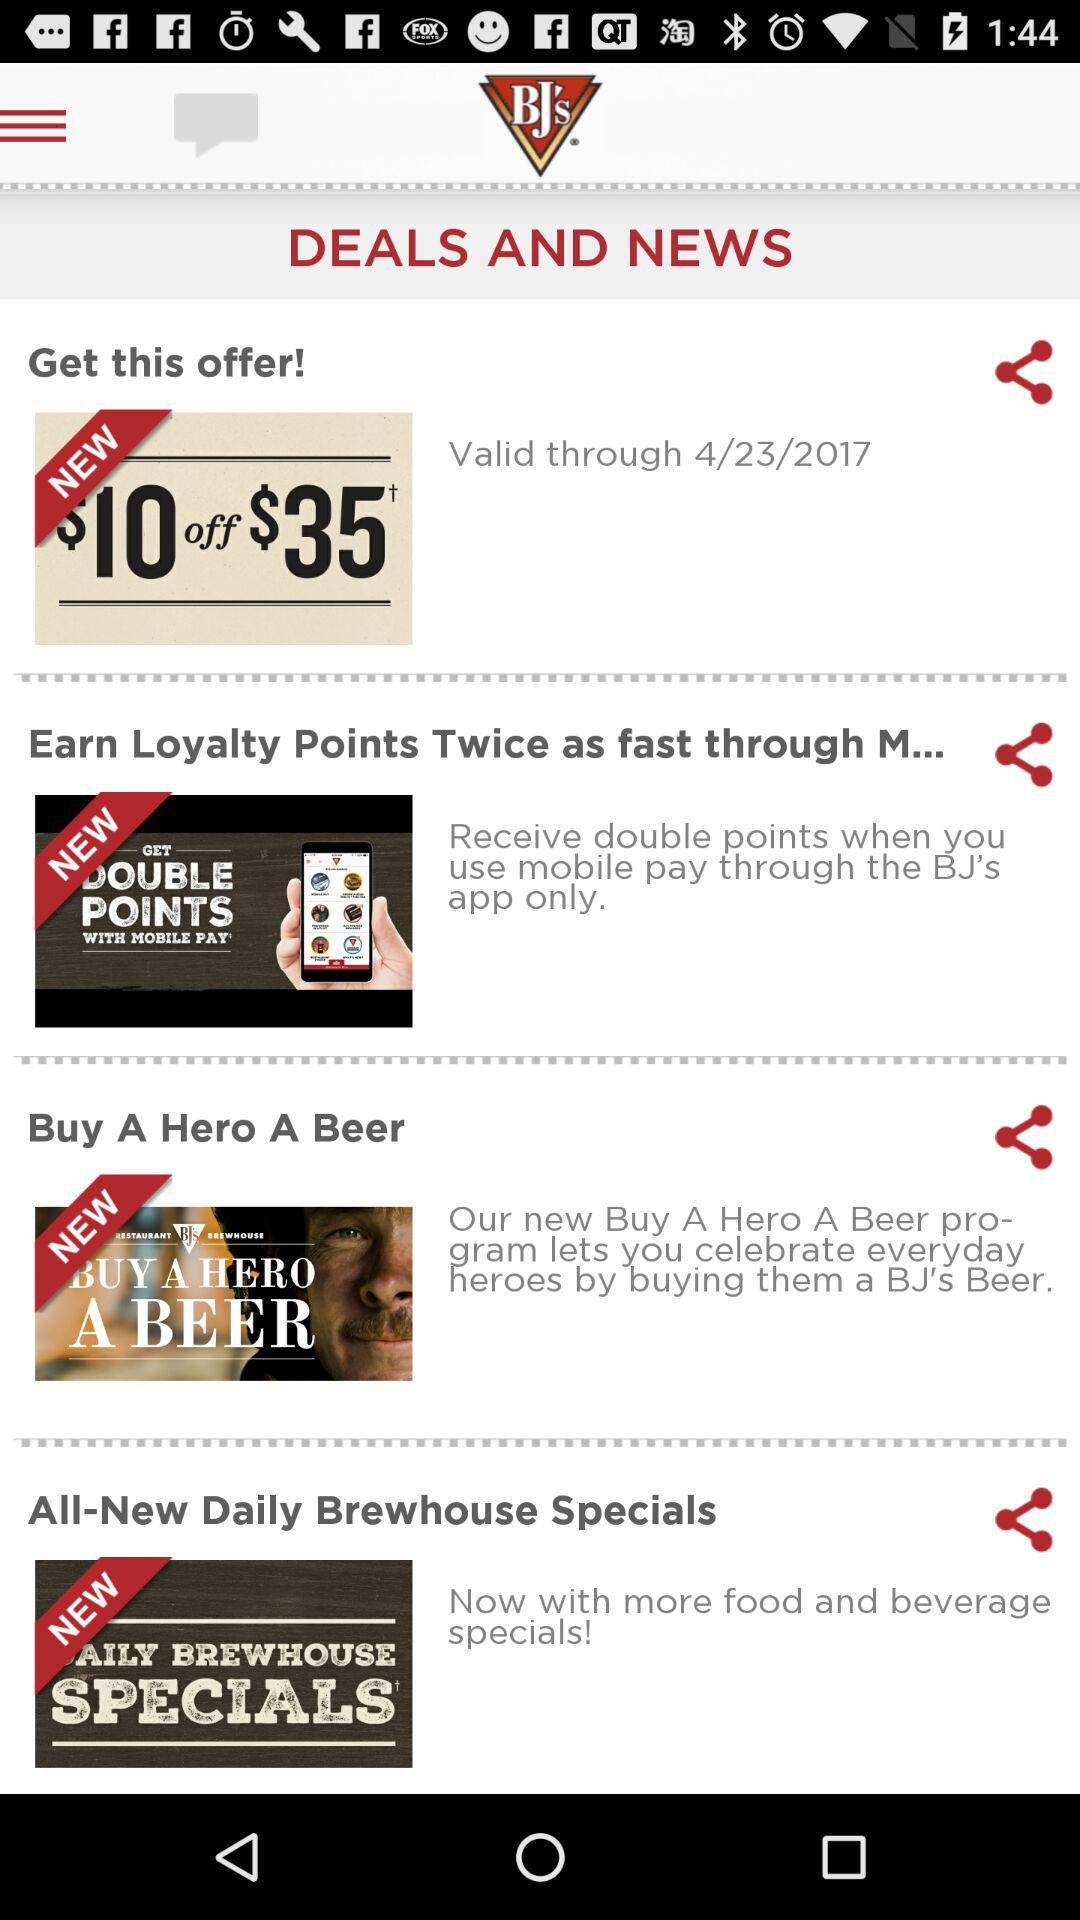 The height and width of the screenshot is (1920, 1080). What do you see at coordinates (757, 1247) in the screenshot?
I see `the our new buy item` at bounding box center [757, 1247].